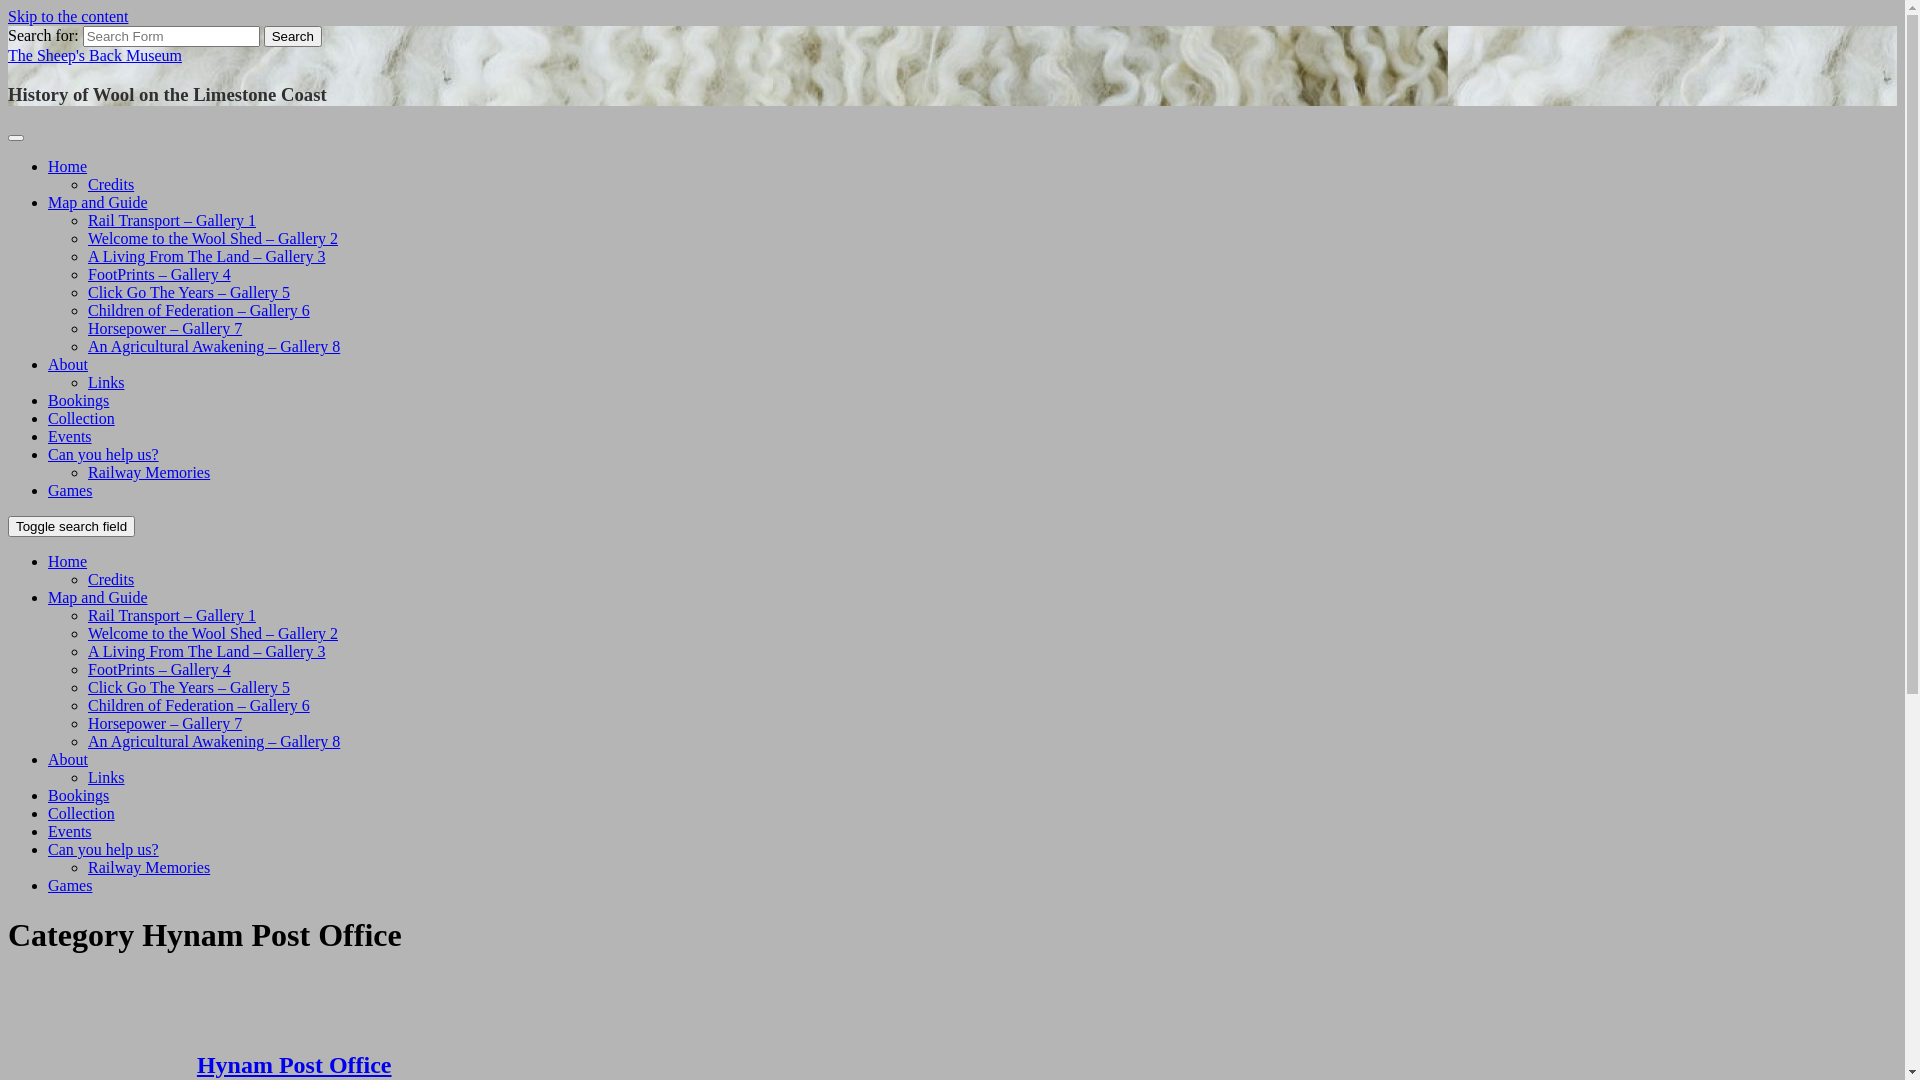 The height and width of the screenshot is (1080, 1920). Describe the element at coordinates (80, 417) in the screenshot. I see `'Collection'` at that location.